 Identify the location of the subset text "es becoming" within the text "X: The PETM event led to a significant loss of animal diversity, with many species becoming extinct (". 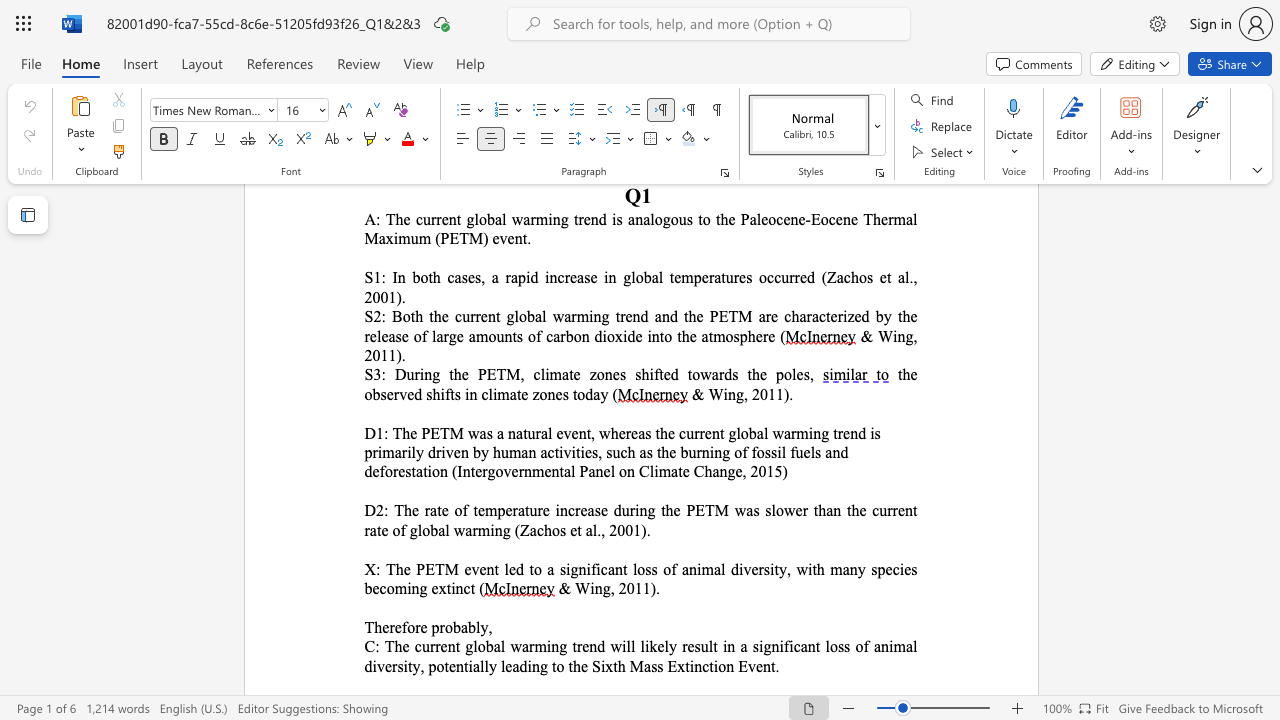
(903, 569).